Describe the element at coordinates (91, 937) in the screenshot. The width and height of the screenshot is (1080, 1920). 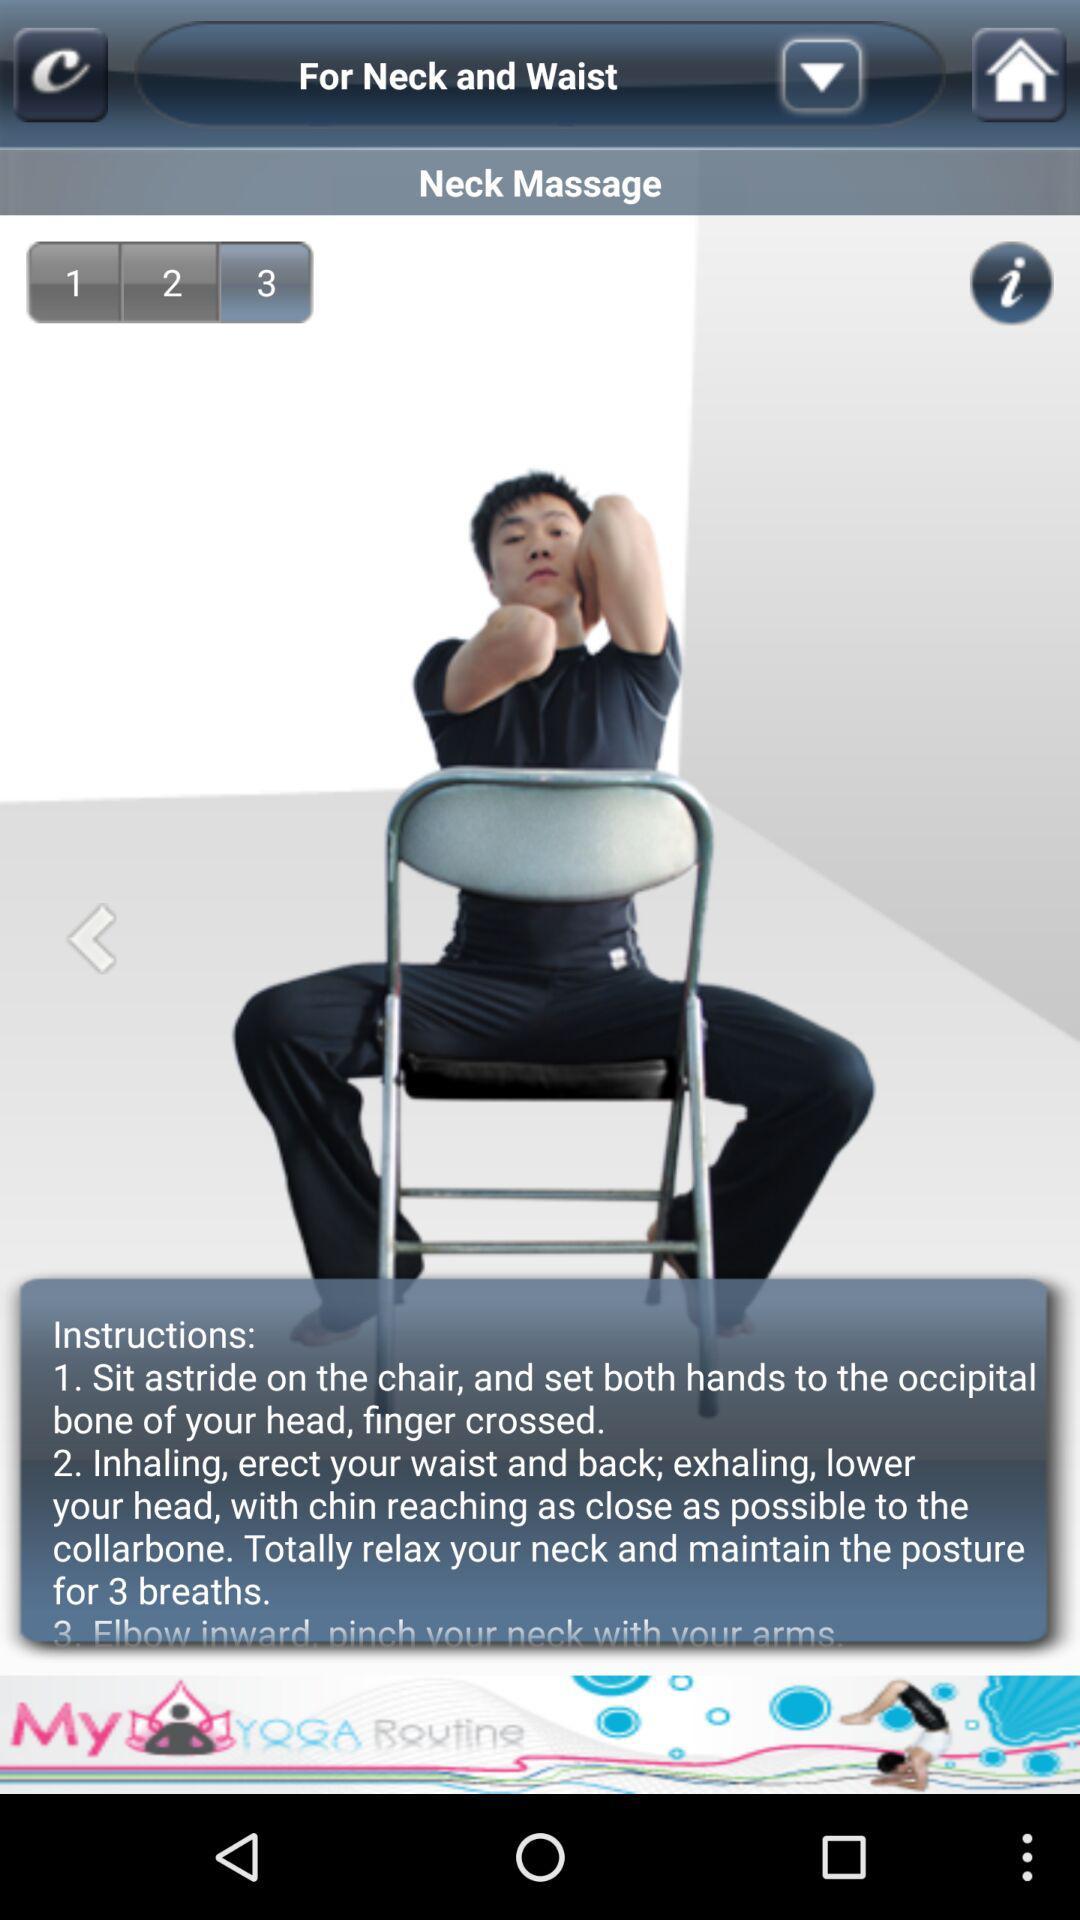
I see `go back` at that location.